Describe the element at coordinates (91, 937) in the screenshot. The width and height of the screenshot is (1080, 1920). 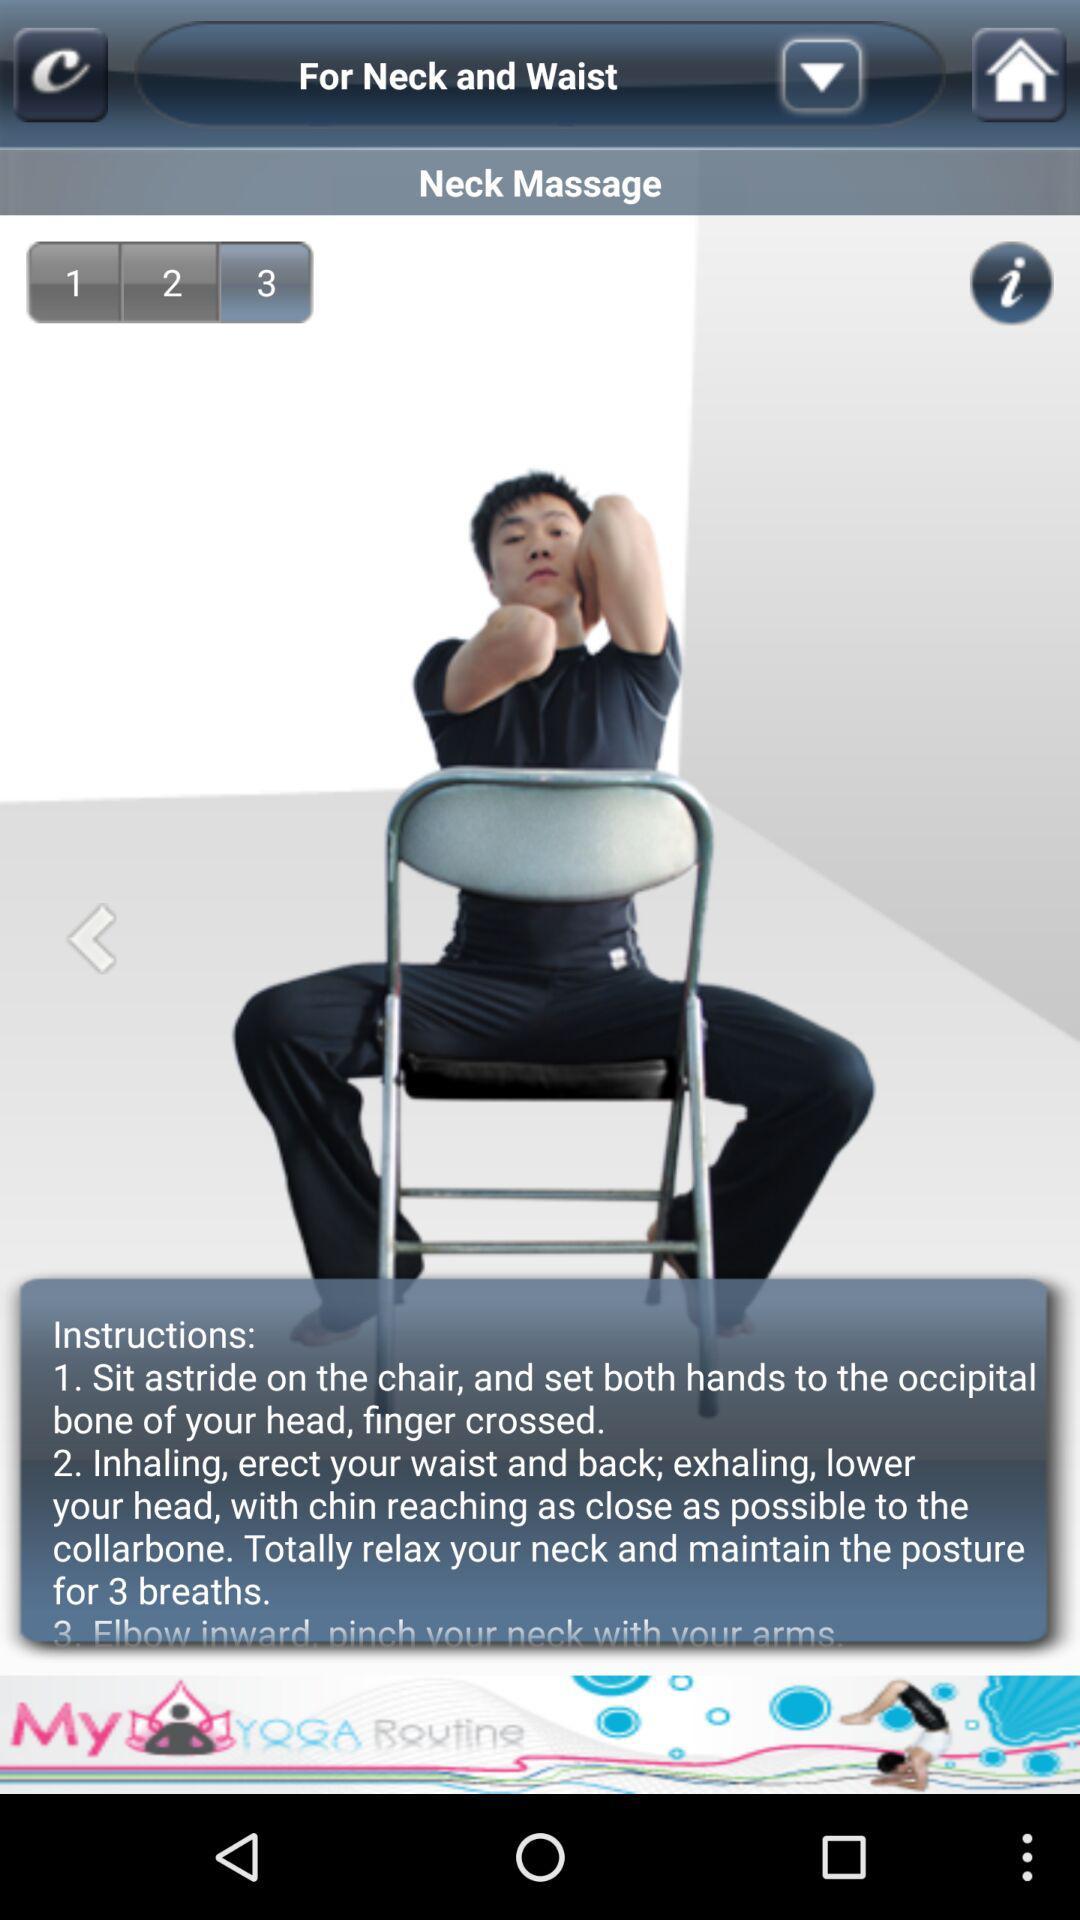
I see `go back` at that location.